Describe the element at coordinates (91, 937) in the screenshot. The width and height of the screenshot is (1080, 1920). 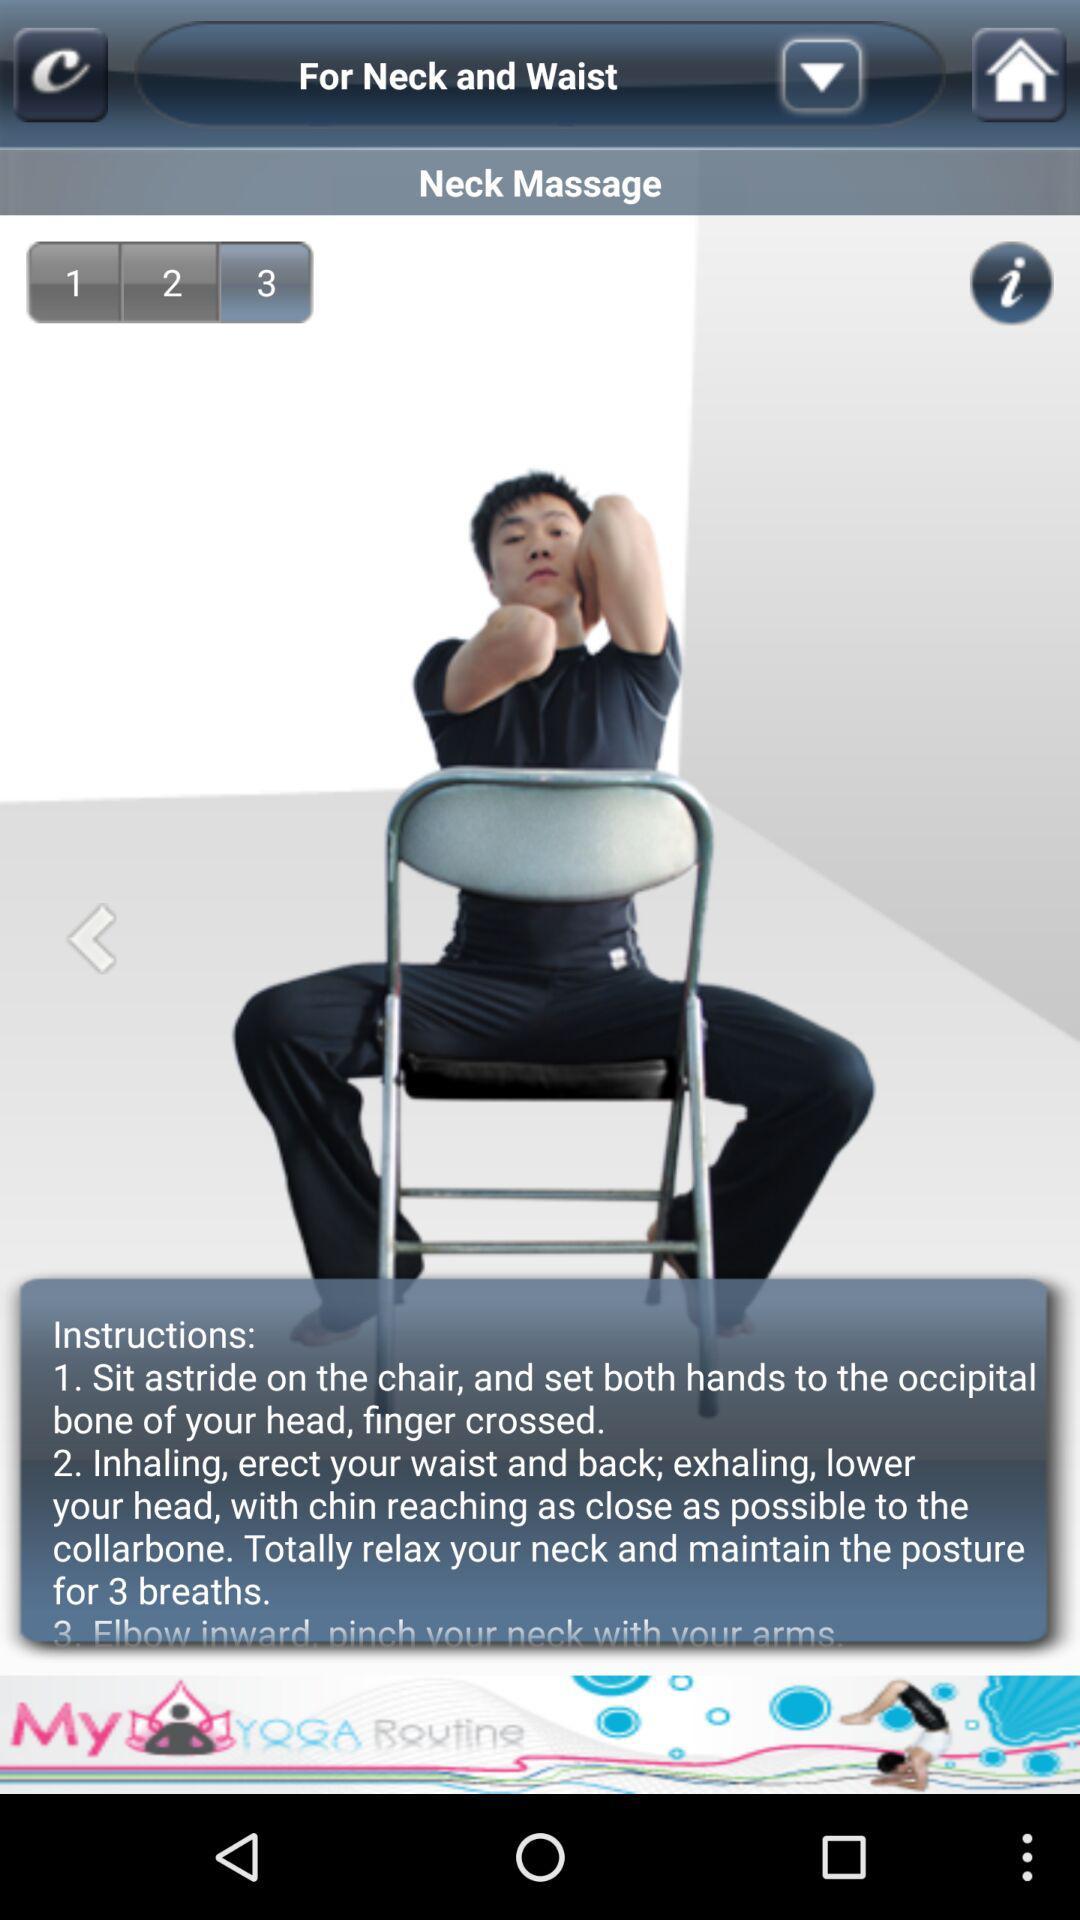
I see `go back` at that location.